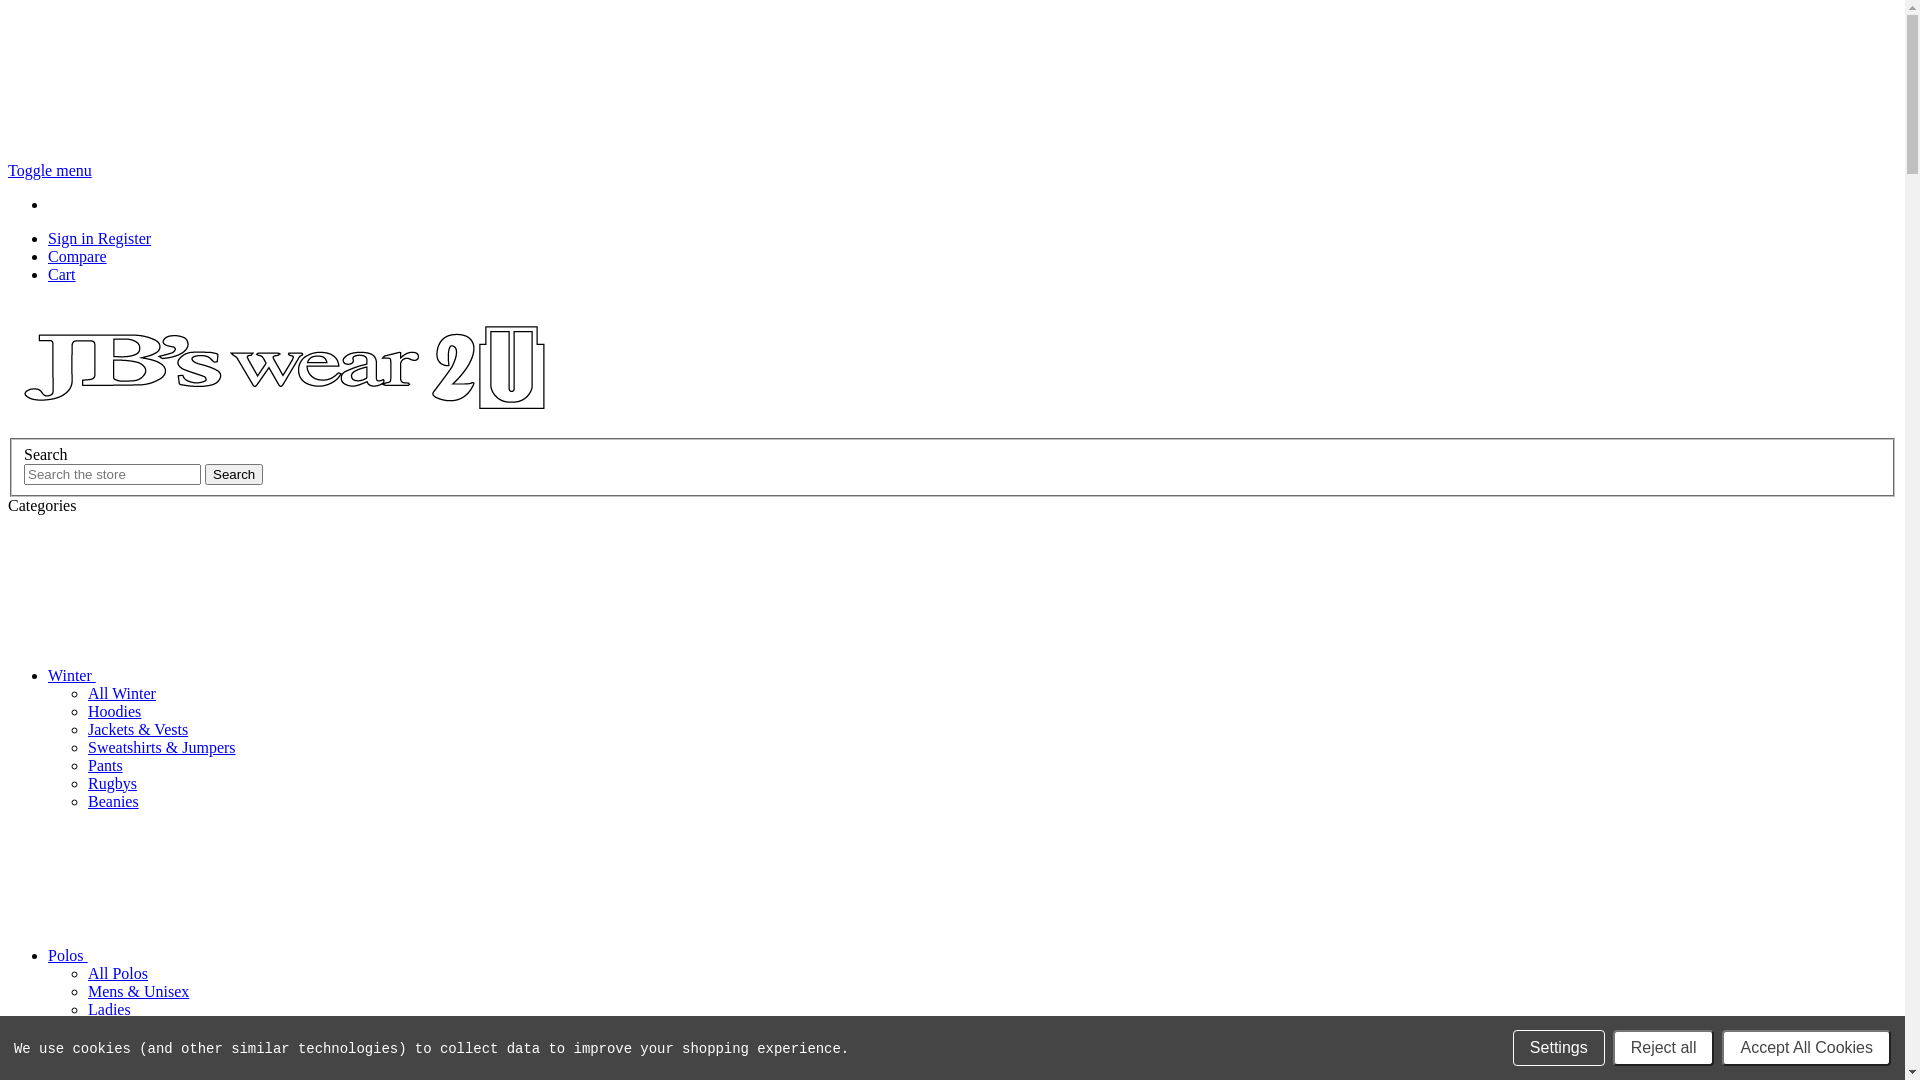 The width and height of the screenshot is (1920, 1080). I want to click on 'All Polos', so click(86, 972).